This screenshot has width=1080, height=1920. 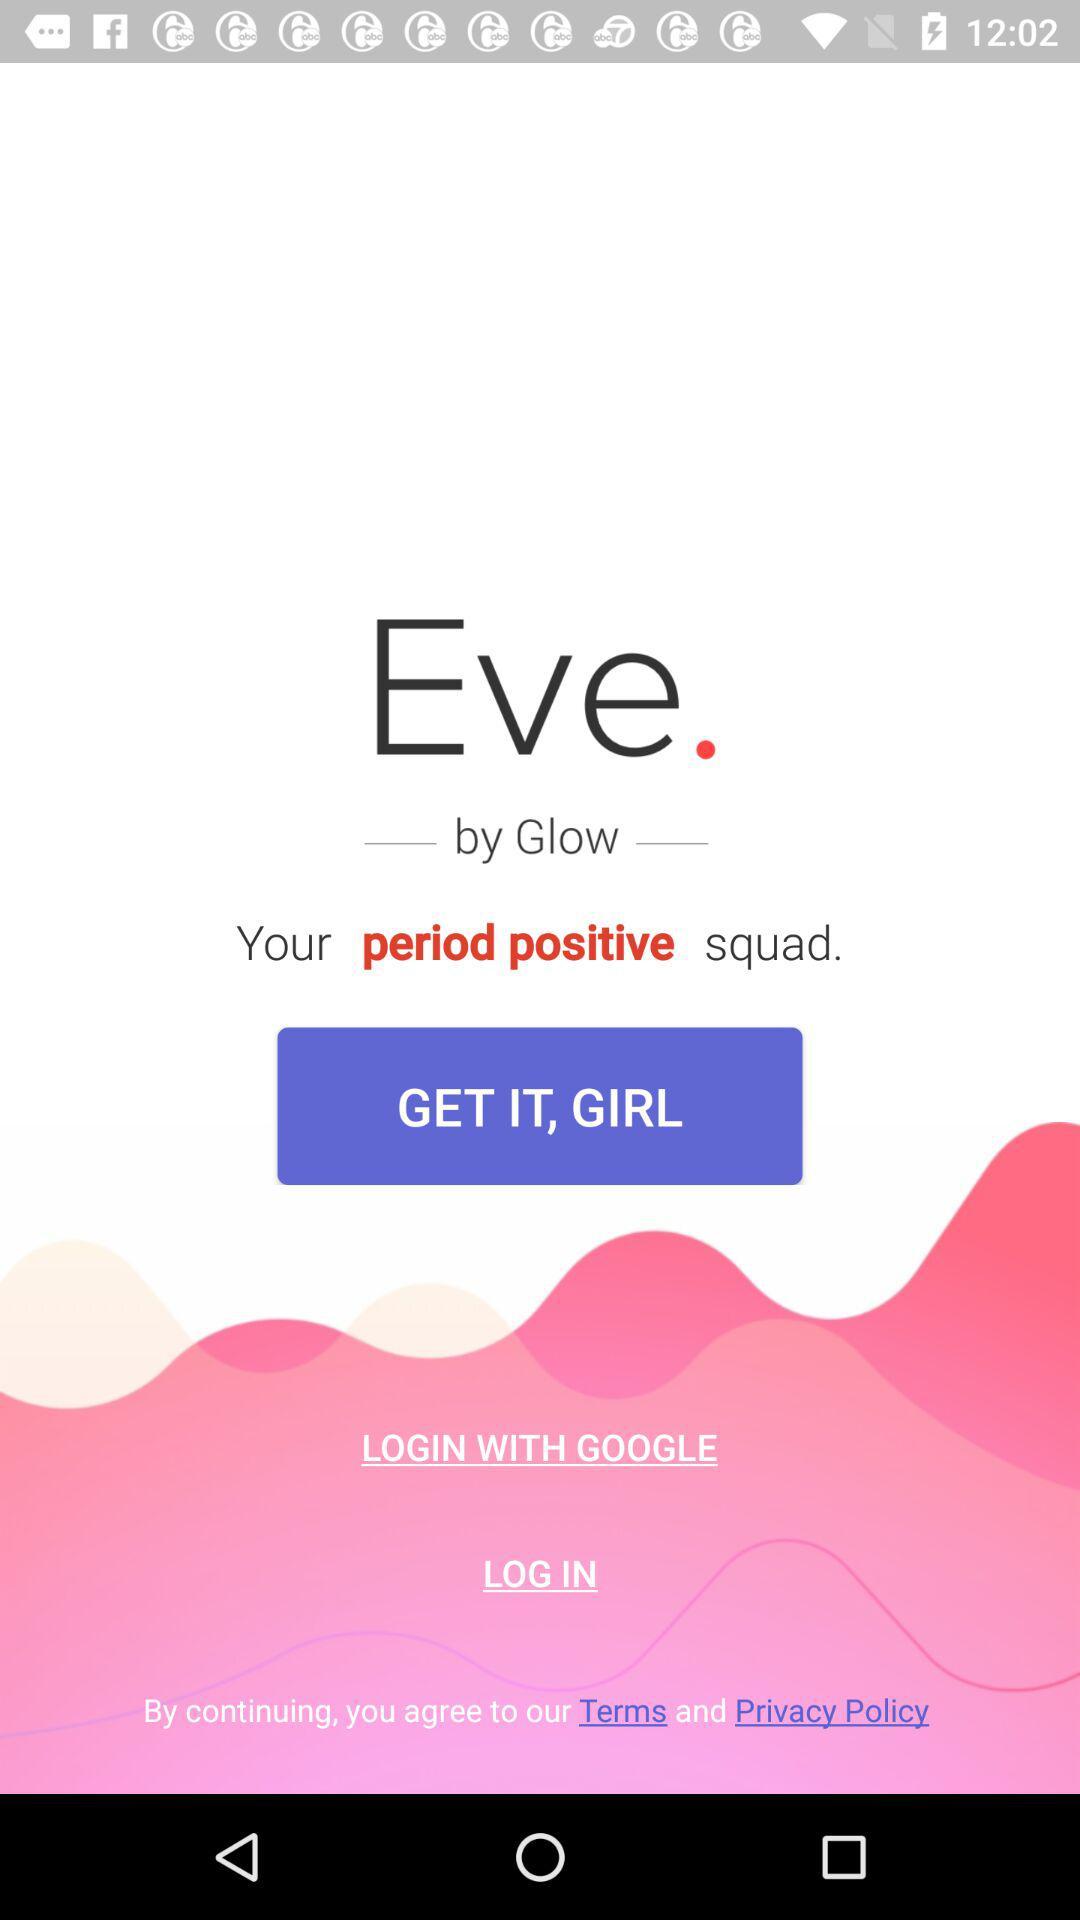 What do you see at coordinates (540, 1708) in the screenshot?
I see `the icon below  log in  item` at bounding box center [540, 1708].